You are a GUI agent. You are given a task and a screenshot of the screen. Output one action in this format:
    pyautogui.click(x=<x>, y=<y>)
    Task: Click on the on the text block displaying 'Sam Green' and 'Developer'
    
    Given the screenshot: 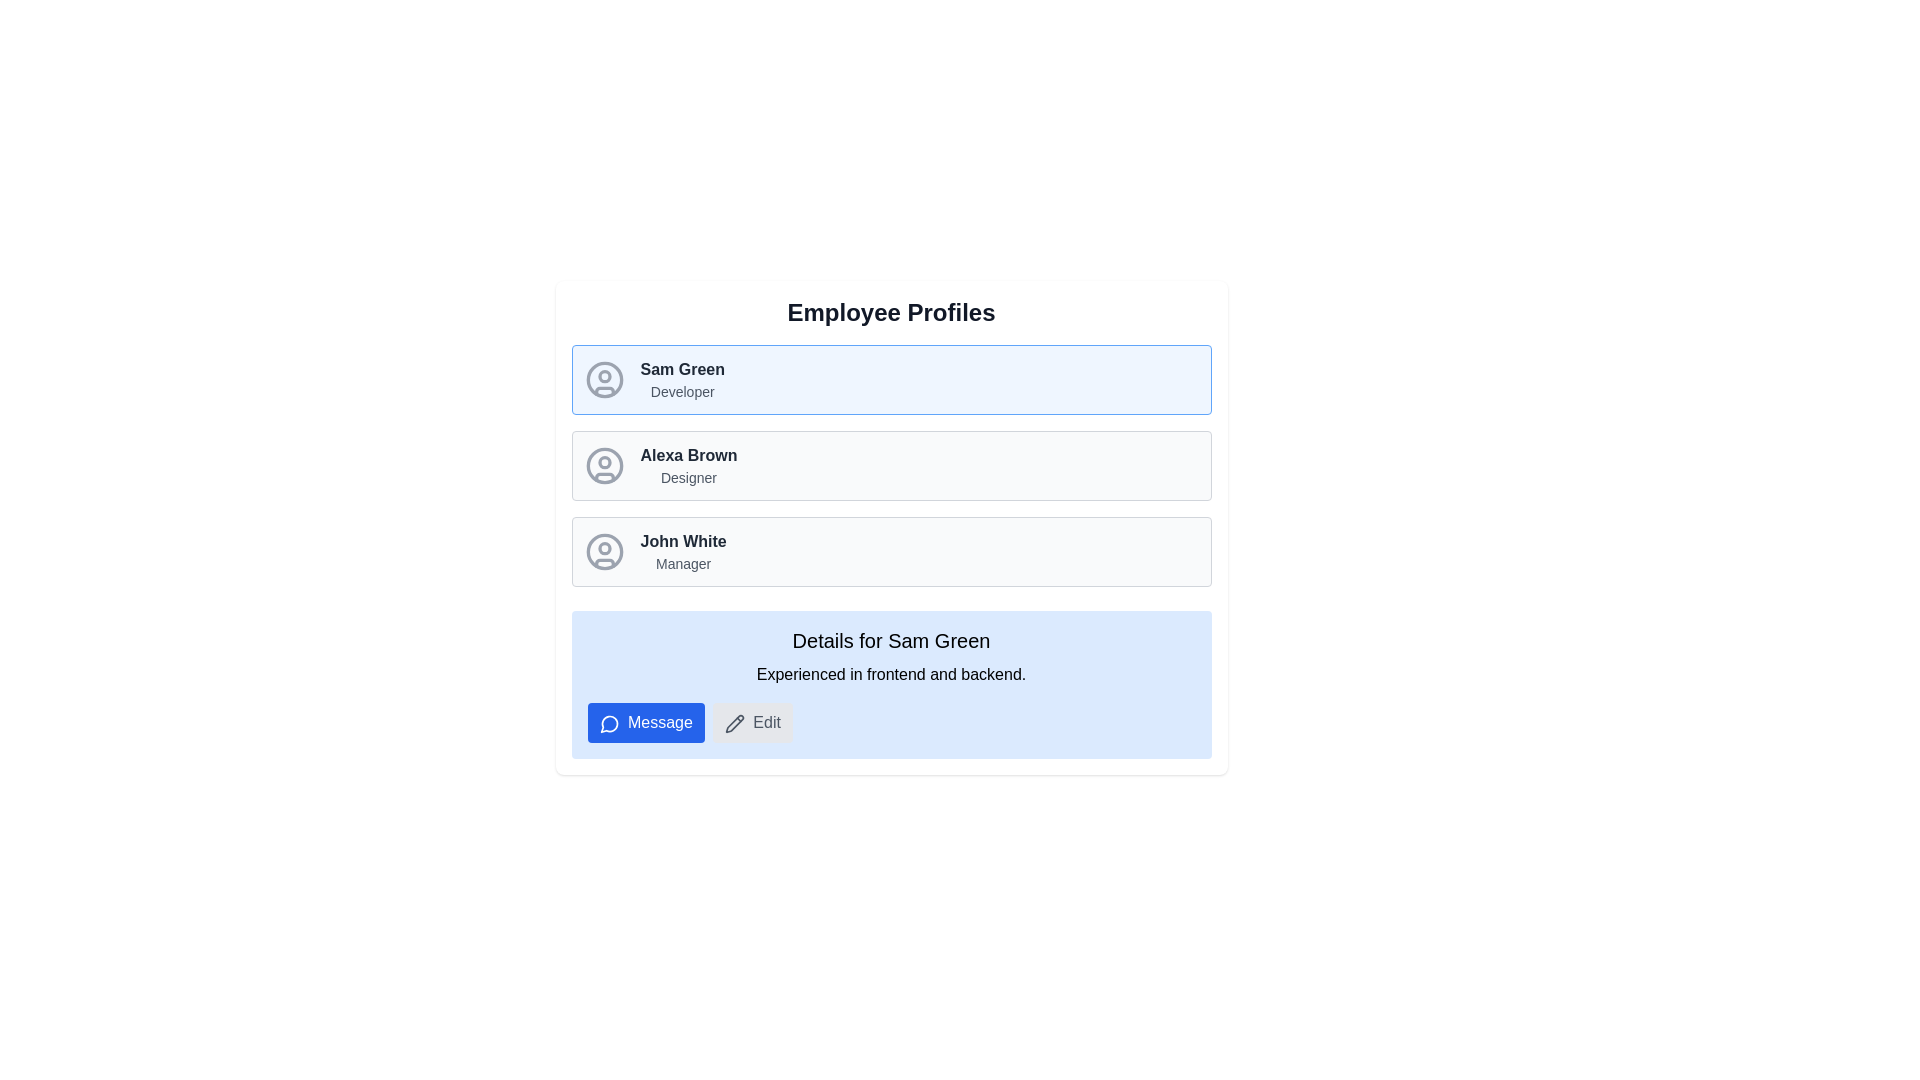 What is the action you would take?
    pyautogui.click(x=682, y=380)
    